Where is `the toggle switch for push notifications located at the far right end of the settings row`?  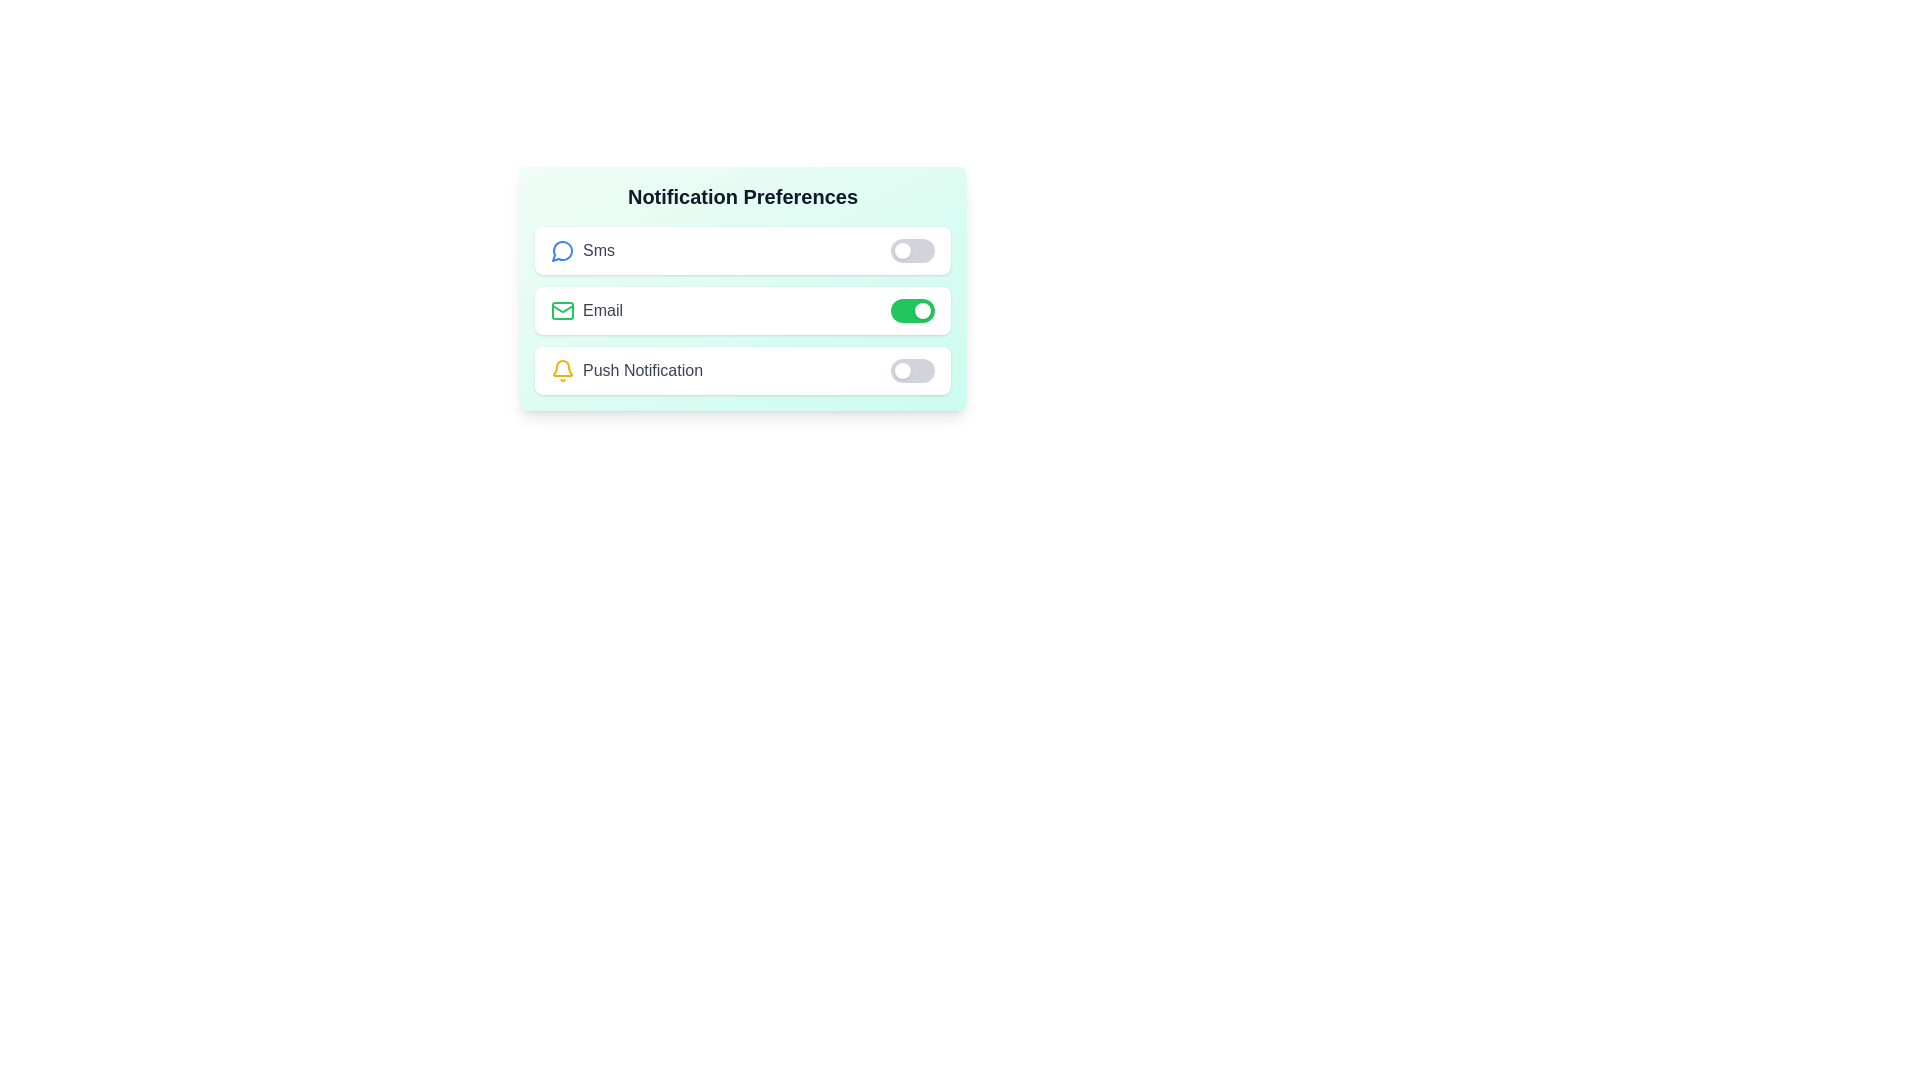
the toggle switch for push notifications located at the far right end of the settings row is located at coordinates (911, 370).